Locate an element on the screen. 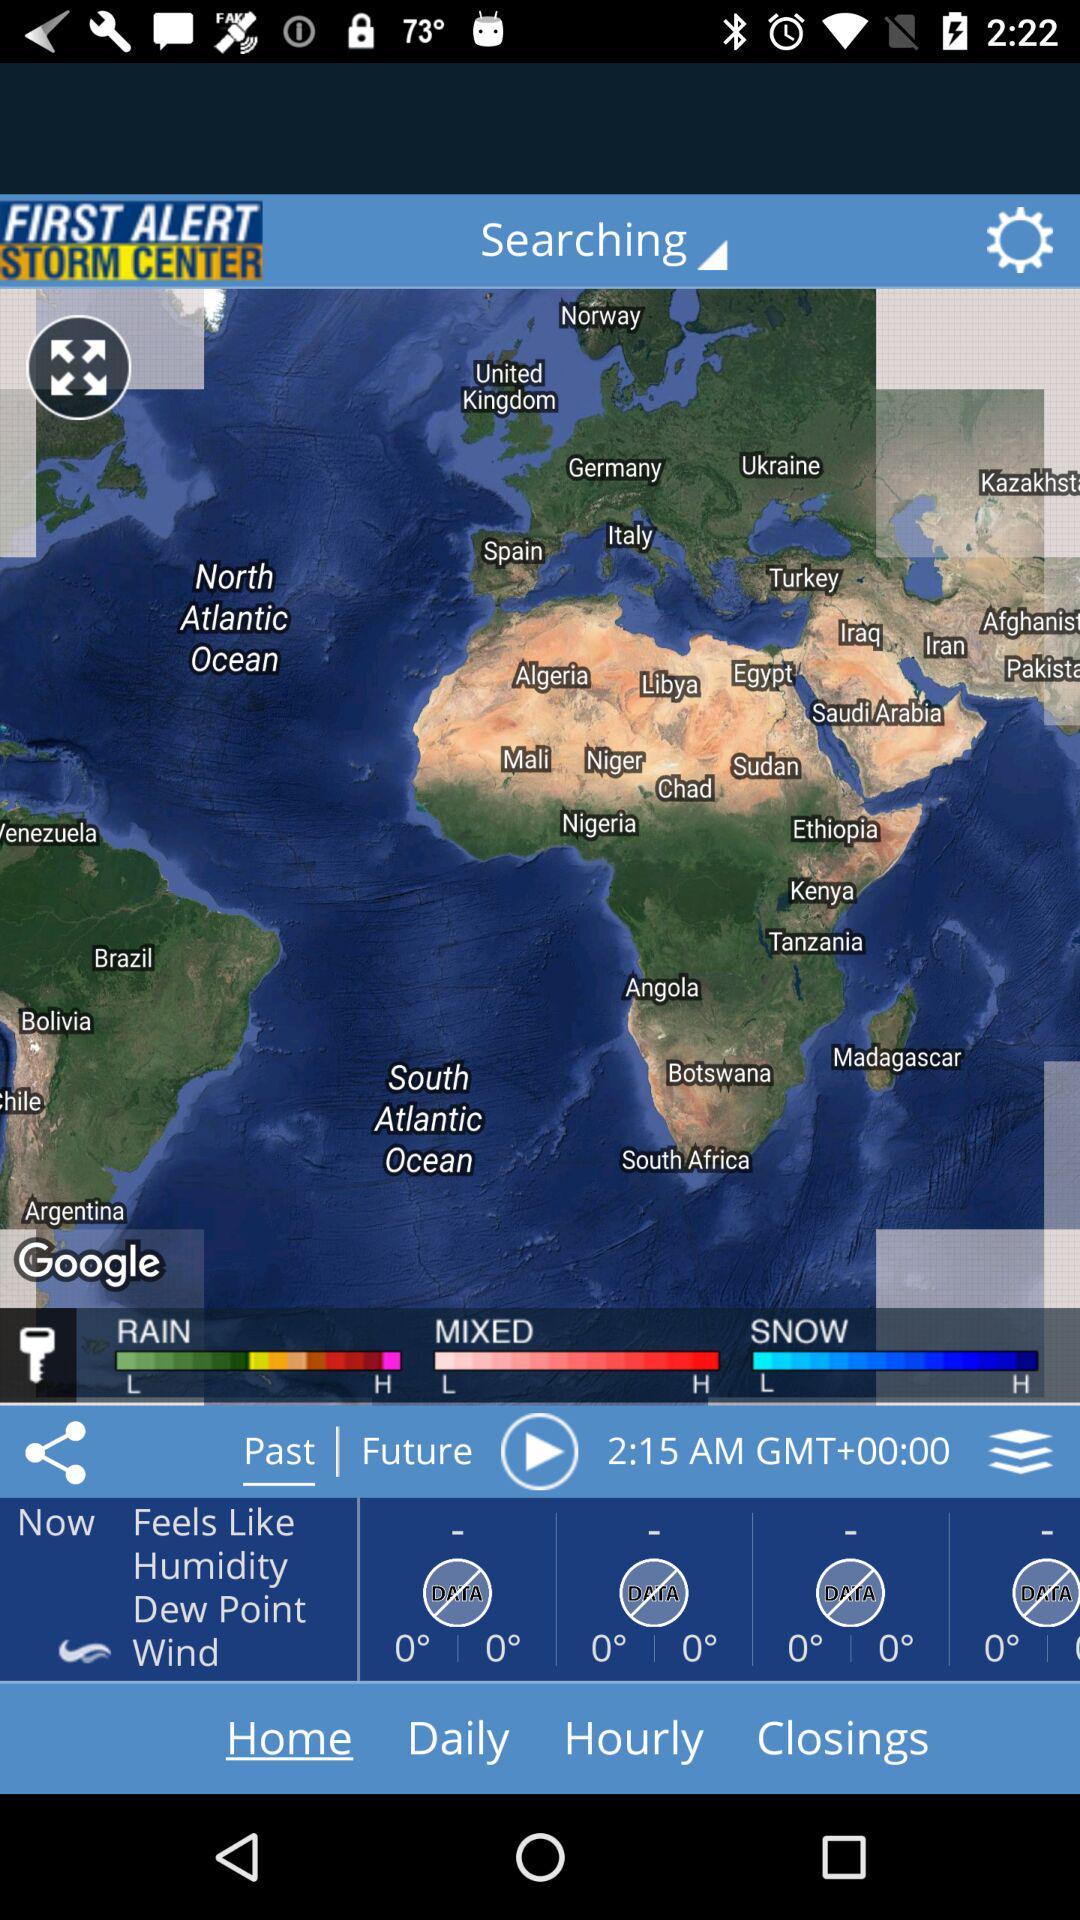 The height and width of the screenshot is (1920, 1080). the layers icon is located at coordinates (1020, 1451).